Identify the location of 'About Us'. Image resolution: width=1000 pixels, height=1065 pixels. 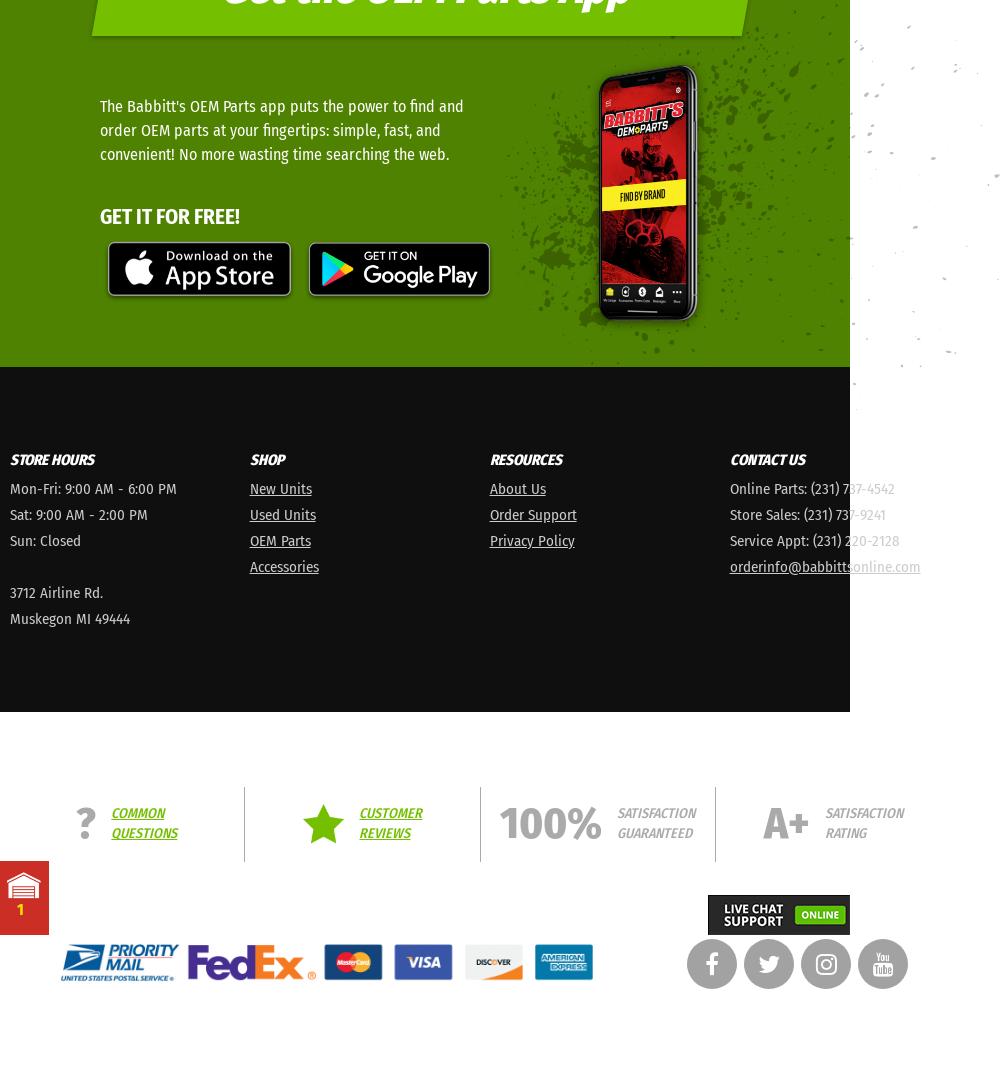
(517, 486).